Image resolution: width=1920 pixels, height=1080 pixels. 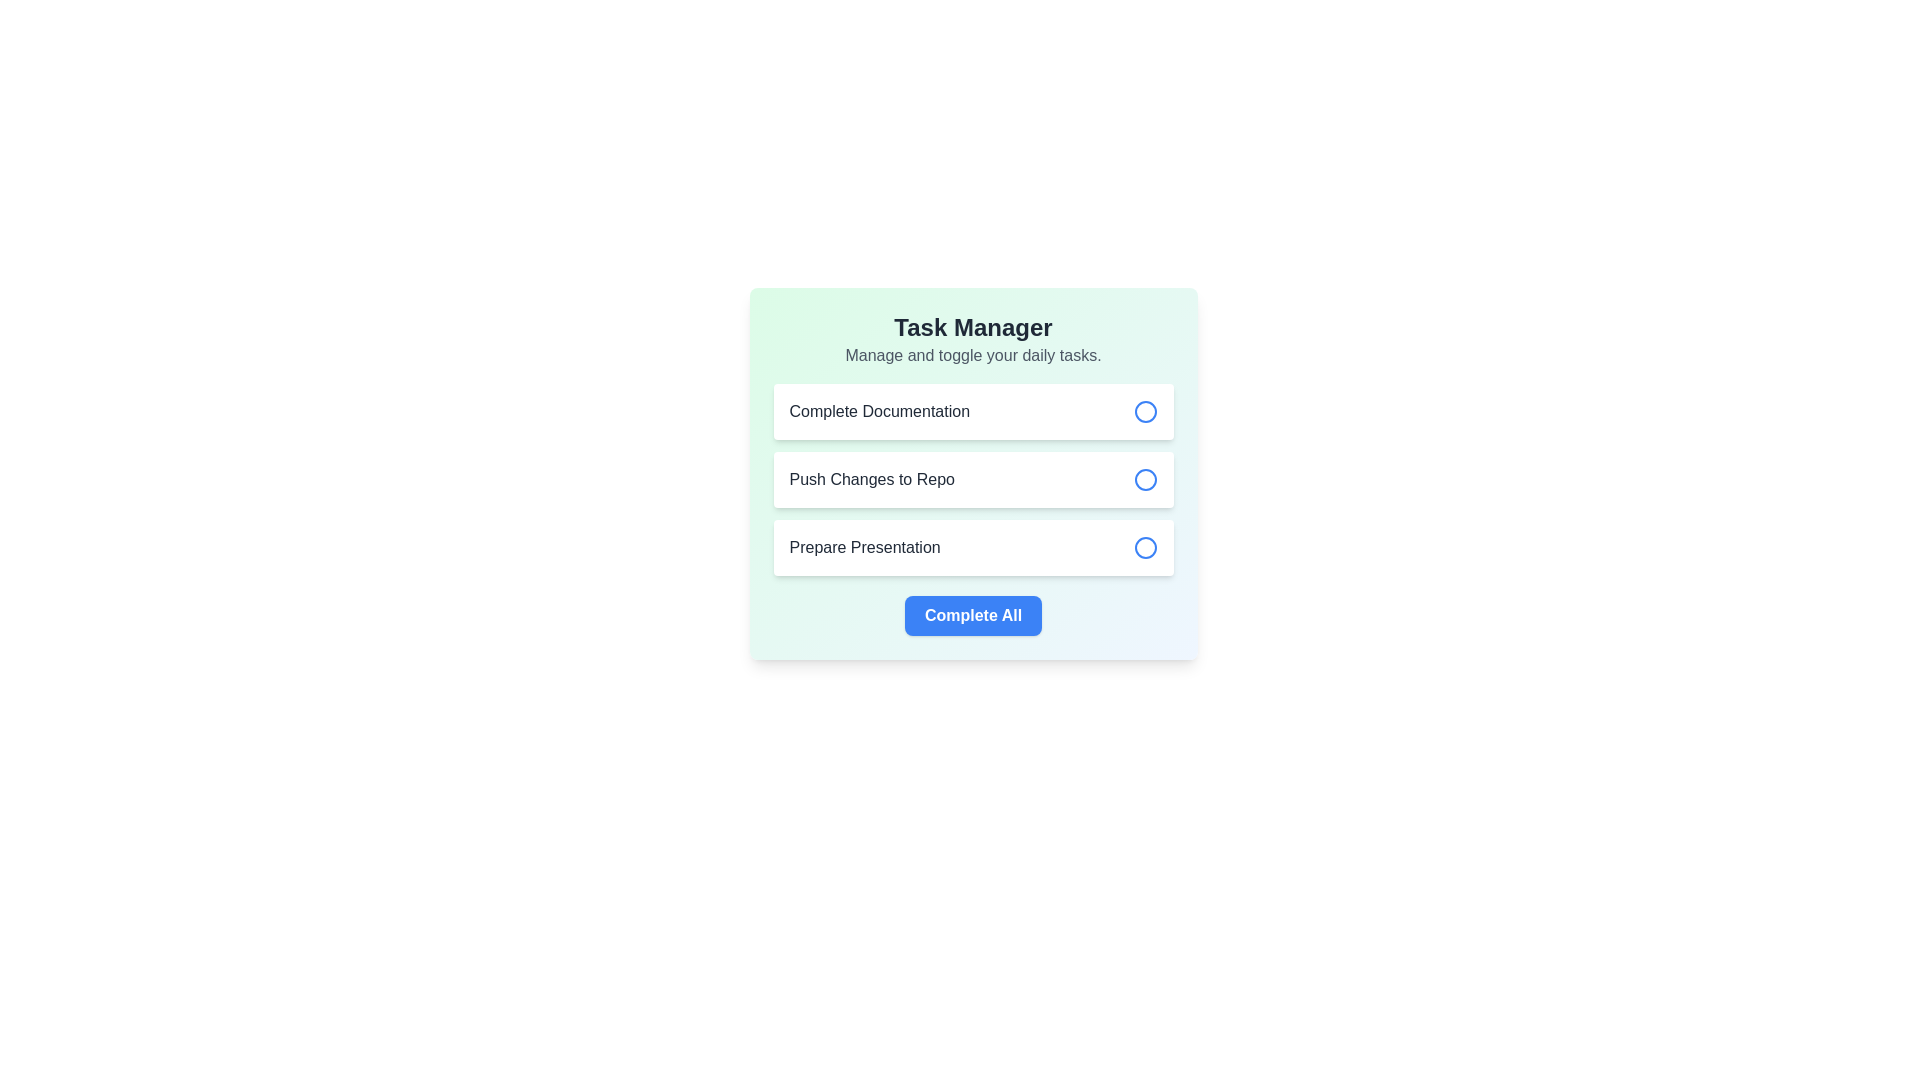 I want to click on the 'Complete All' button, which is a bright blue rectangular button with white bold text located at the bottom center of the 'Task Manager' panel, so click(x=973, y=615).